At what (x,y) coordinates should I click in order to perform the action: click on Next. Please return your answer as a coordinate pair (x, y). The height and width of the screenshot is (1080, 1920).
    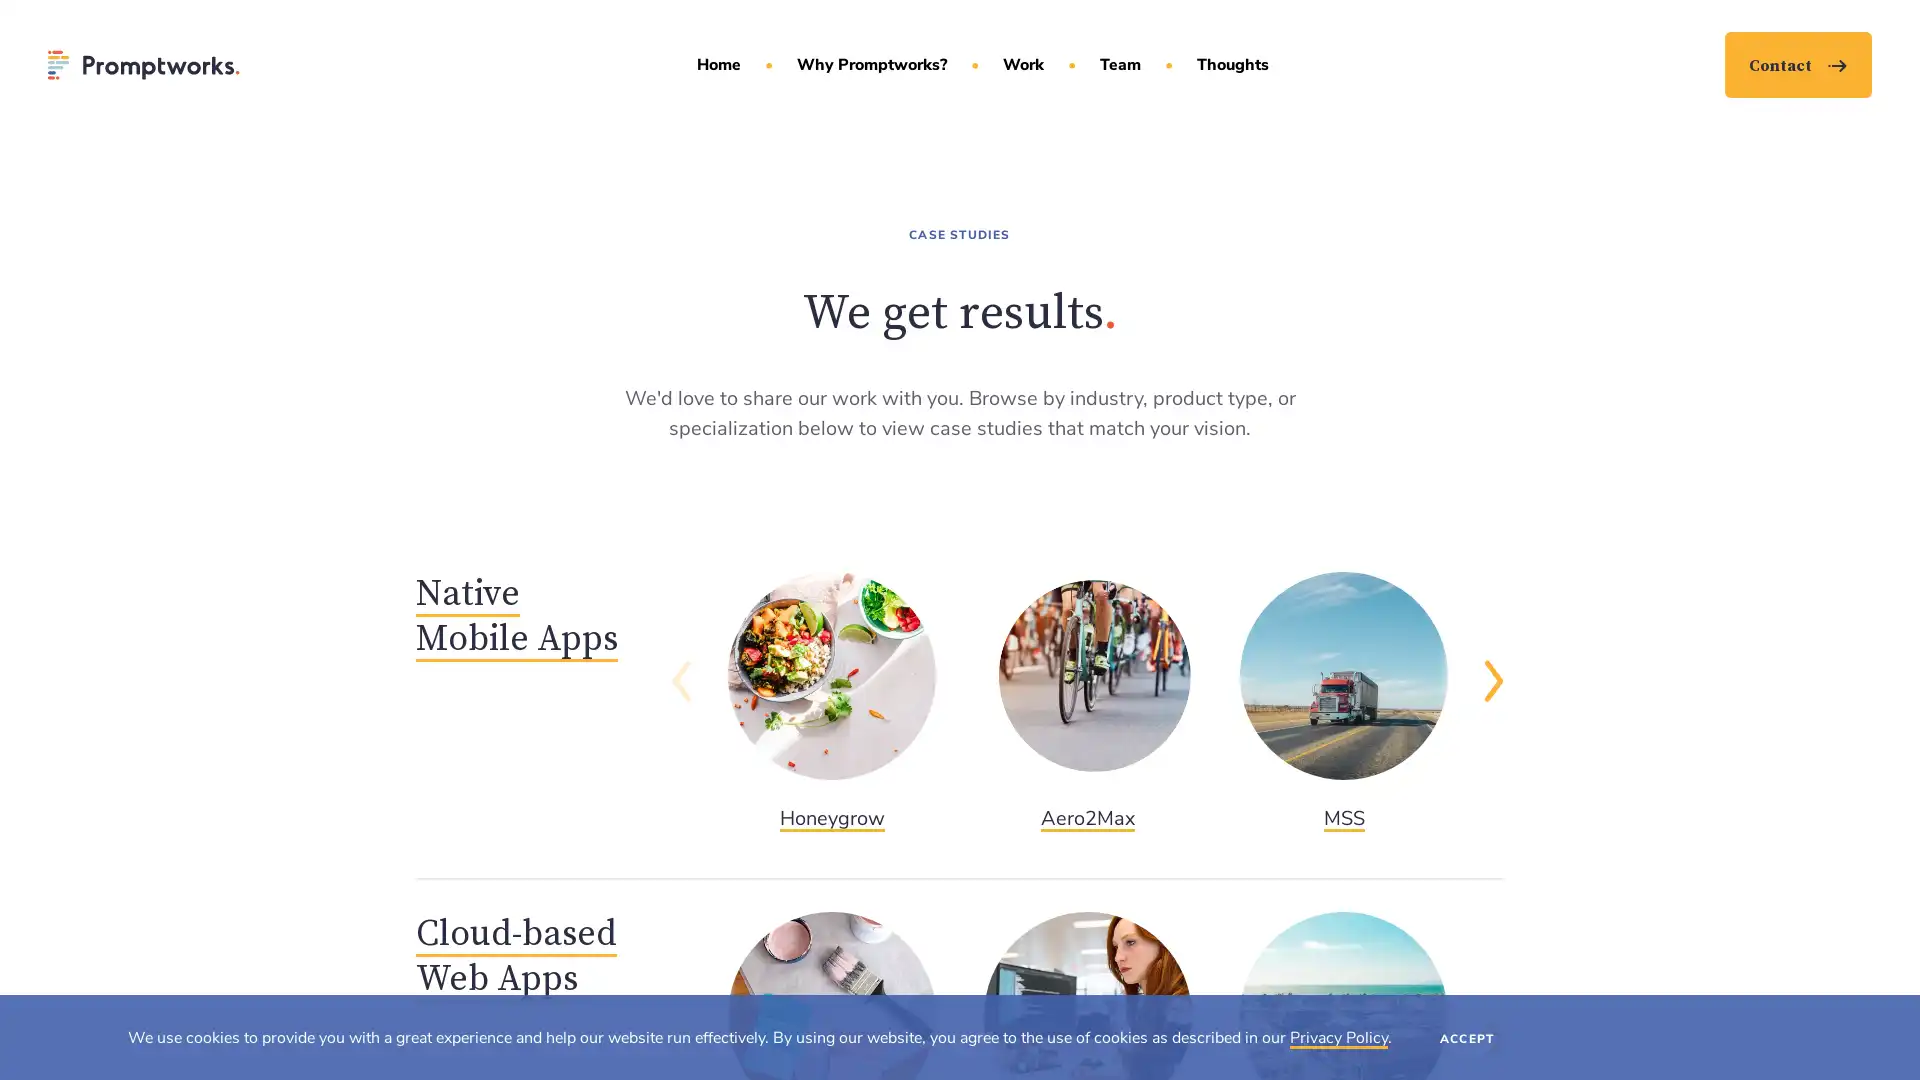
    Looking at the image, I should click on (1493, 1037).